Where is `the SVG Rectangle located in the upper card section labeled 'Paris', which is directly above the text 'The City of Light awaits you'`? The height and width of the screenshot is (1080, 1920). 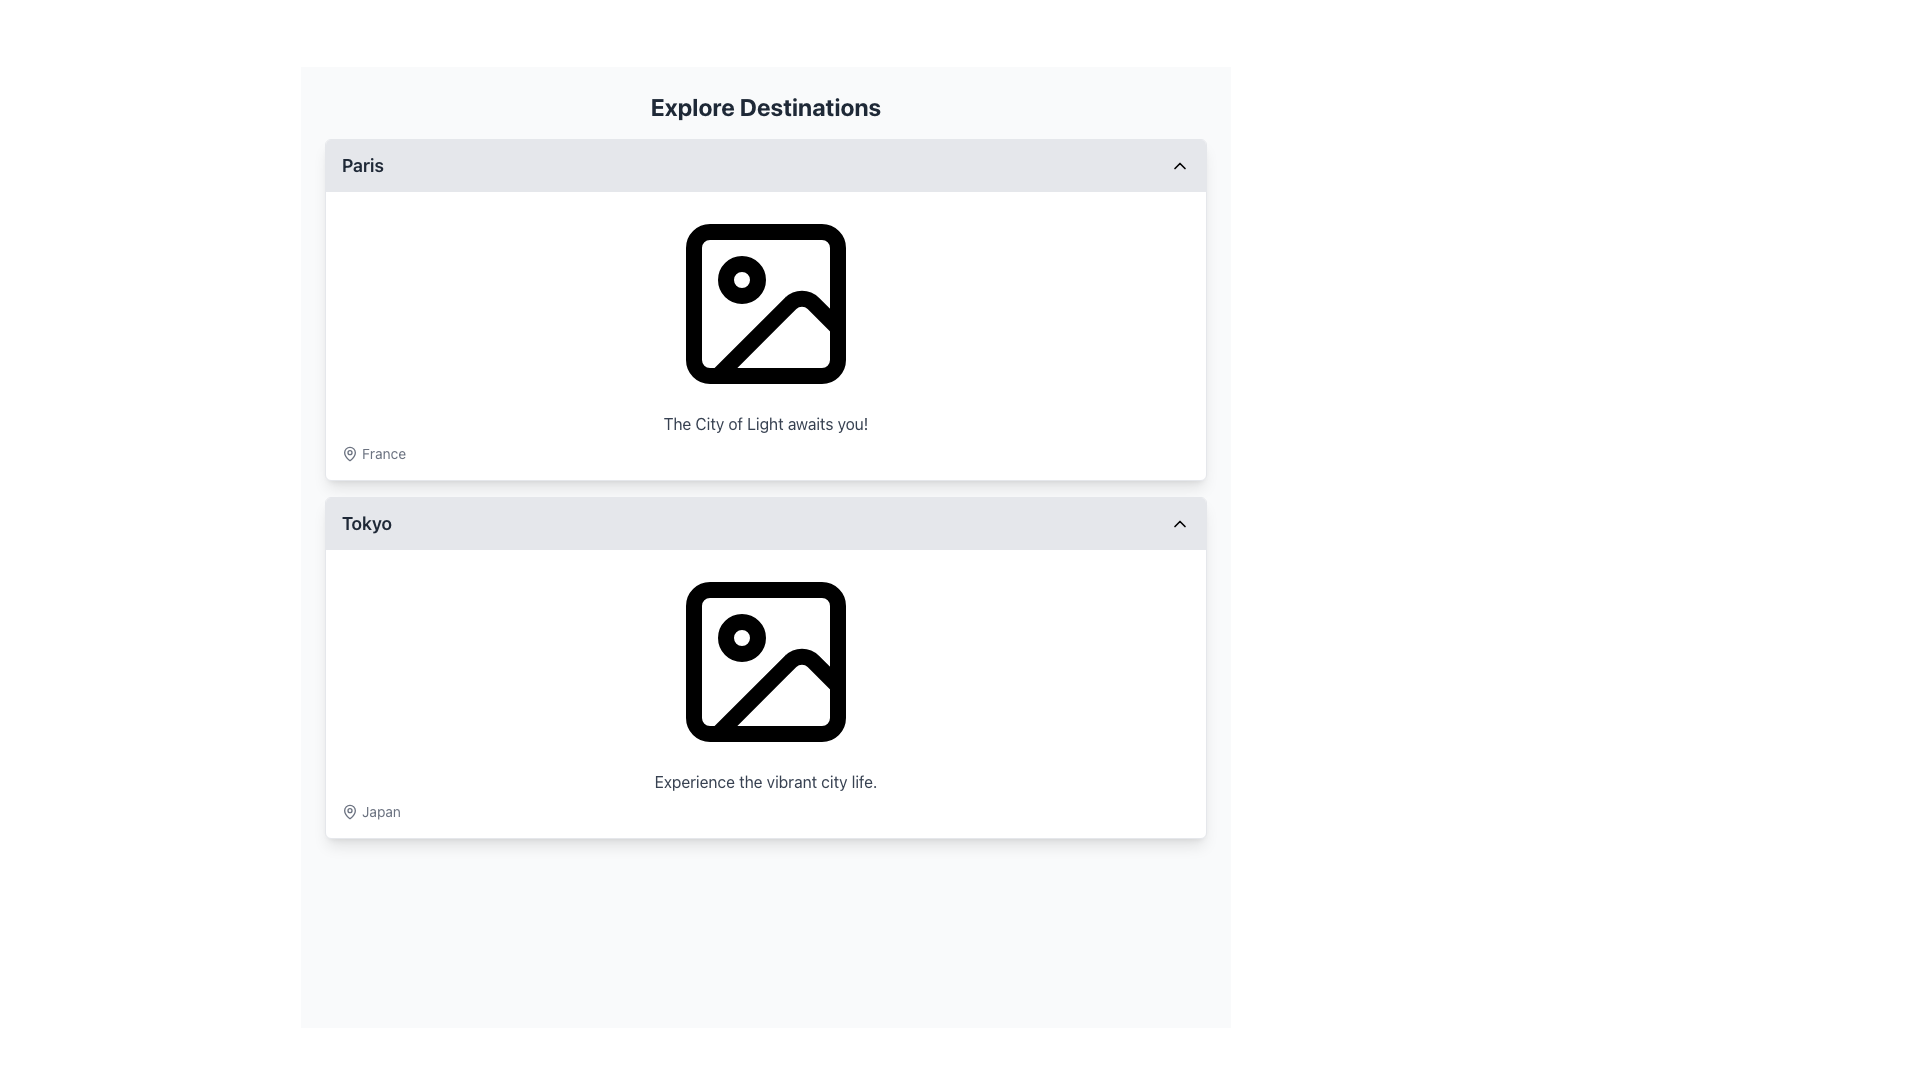
the SVG Rectangle located in the upper card section labeled 'Paris', which is directly above the text 'The City of Light awaits you' is located at coordinates (765, 304).